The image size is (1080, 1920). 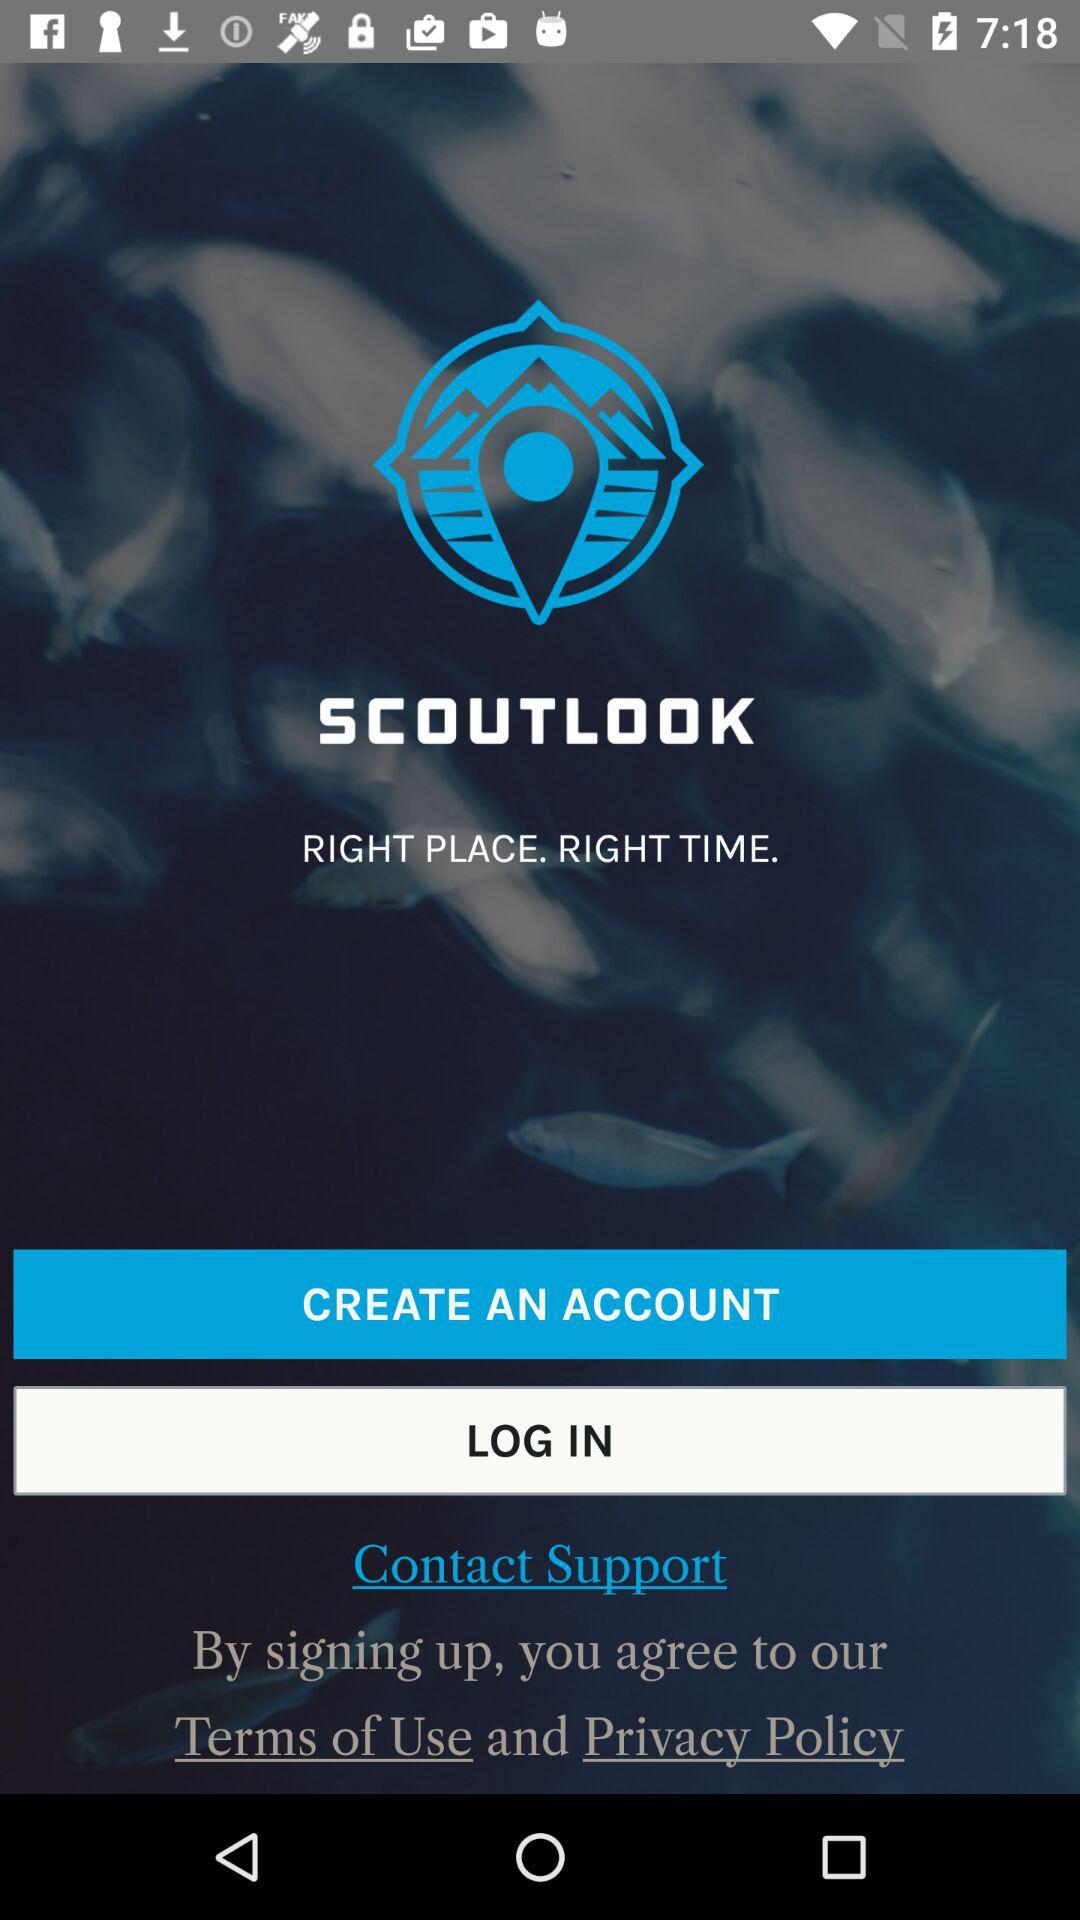 I want to click on the icon to the right of  and  item, so click(x=743, y=1736).